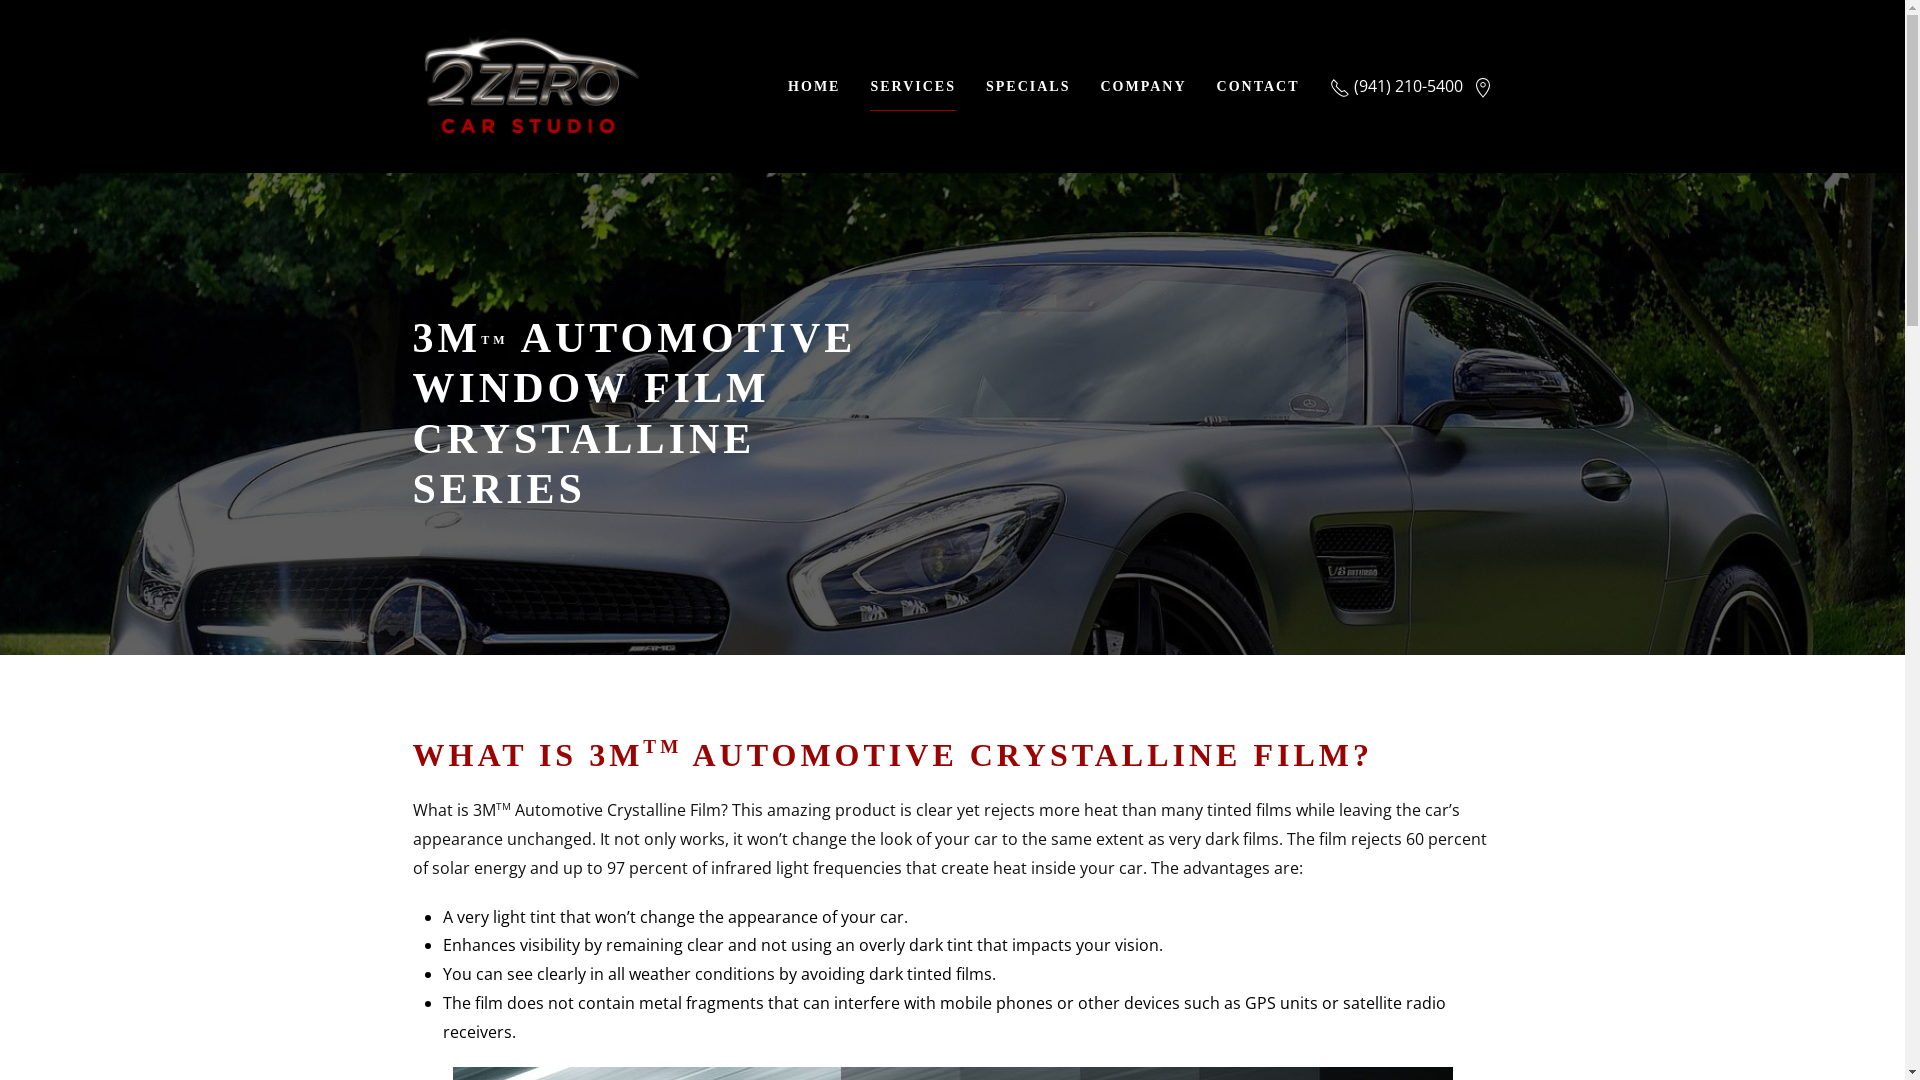  Describe the element at coordinates (911, 84) in the screenshot. I see `'SERVICES'` at that location.